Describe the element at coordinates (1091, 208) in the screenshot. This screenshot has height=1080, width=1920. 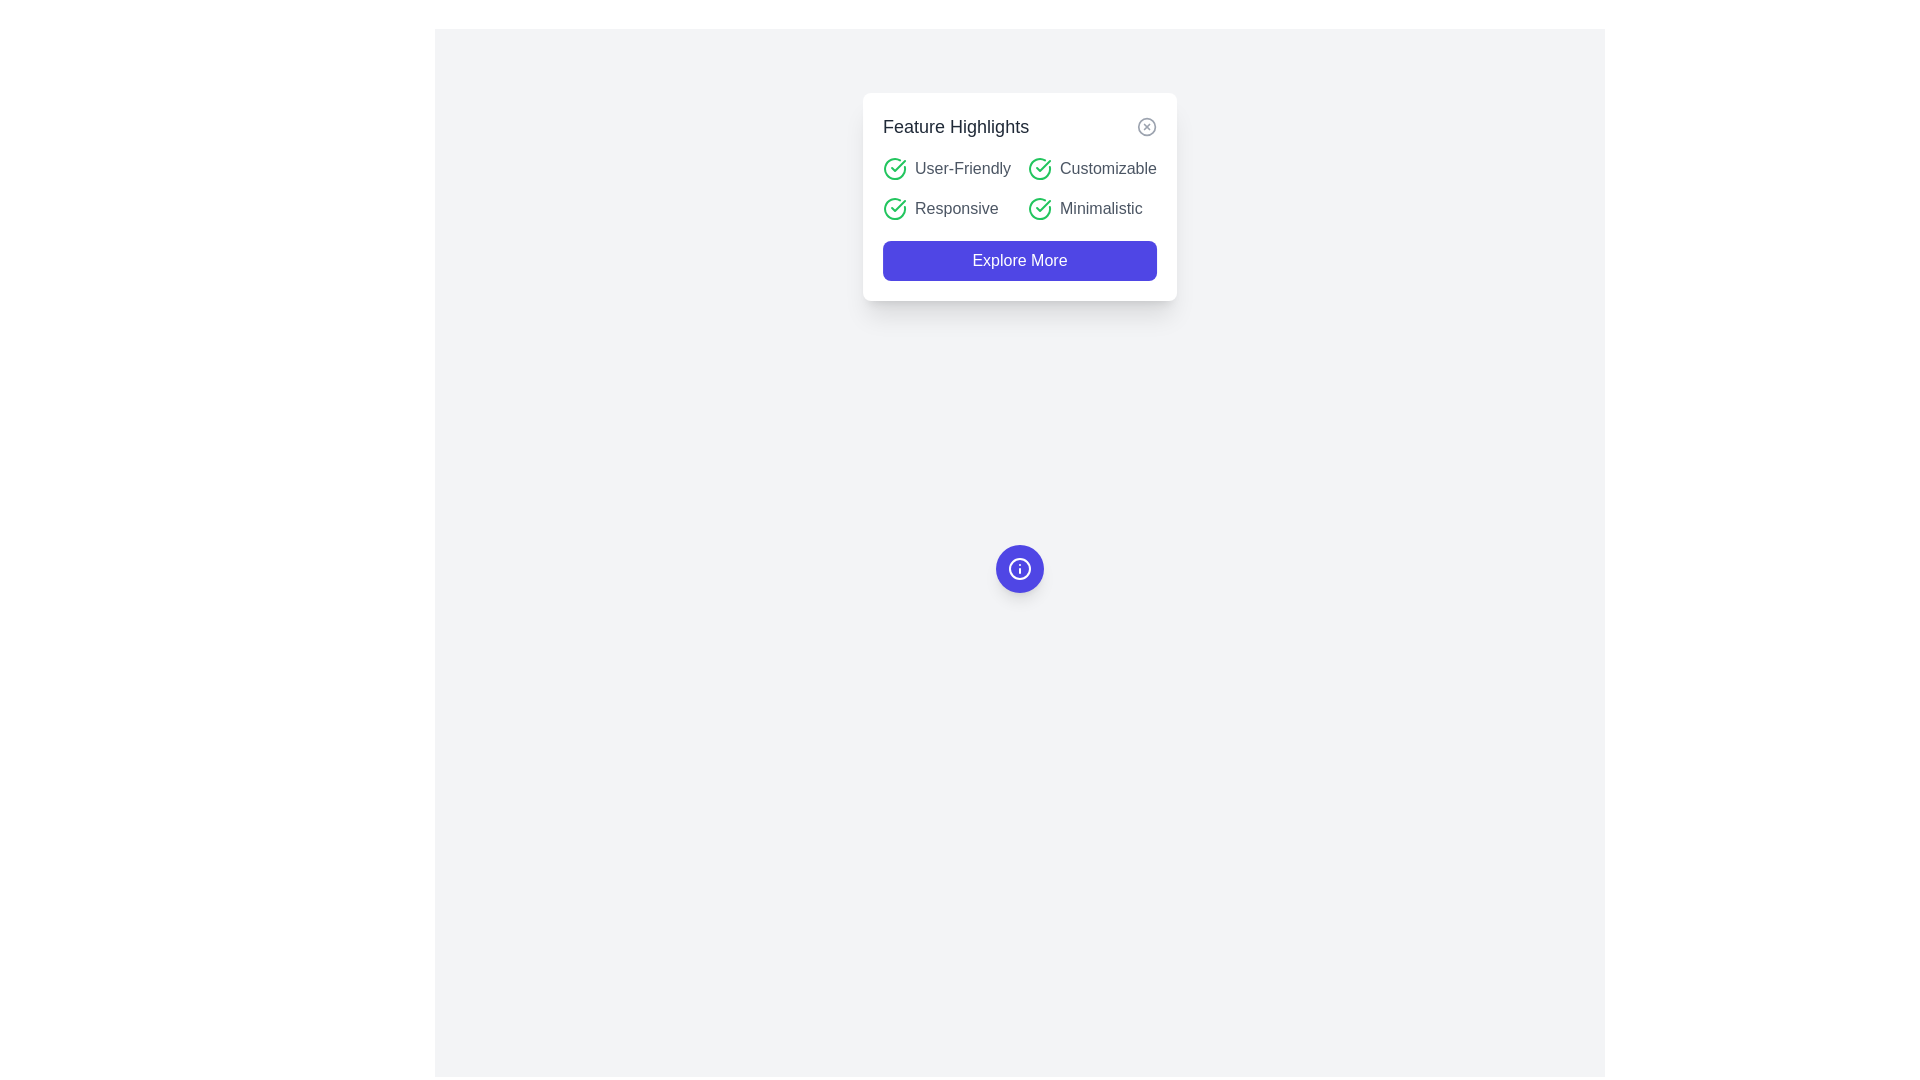
I see `the 'Minimalistic' label with icon located in the 'Feature Highlights' card at the bottom-right corner, following 'Responsive' and aligned with 'Customizable'` at that location.